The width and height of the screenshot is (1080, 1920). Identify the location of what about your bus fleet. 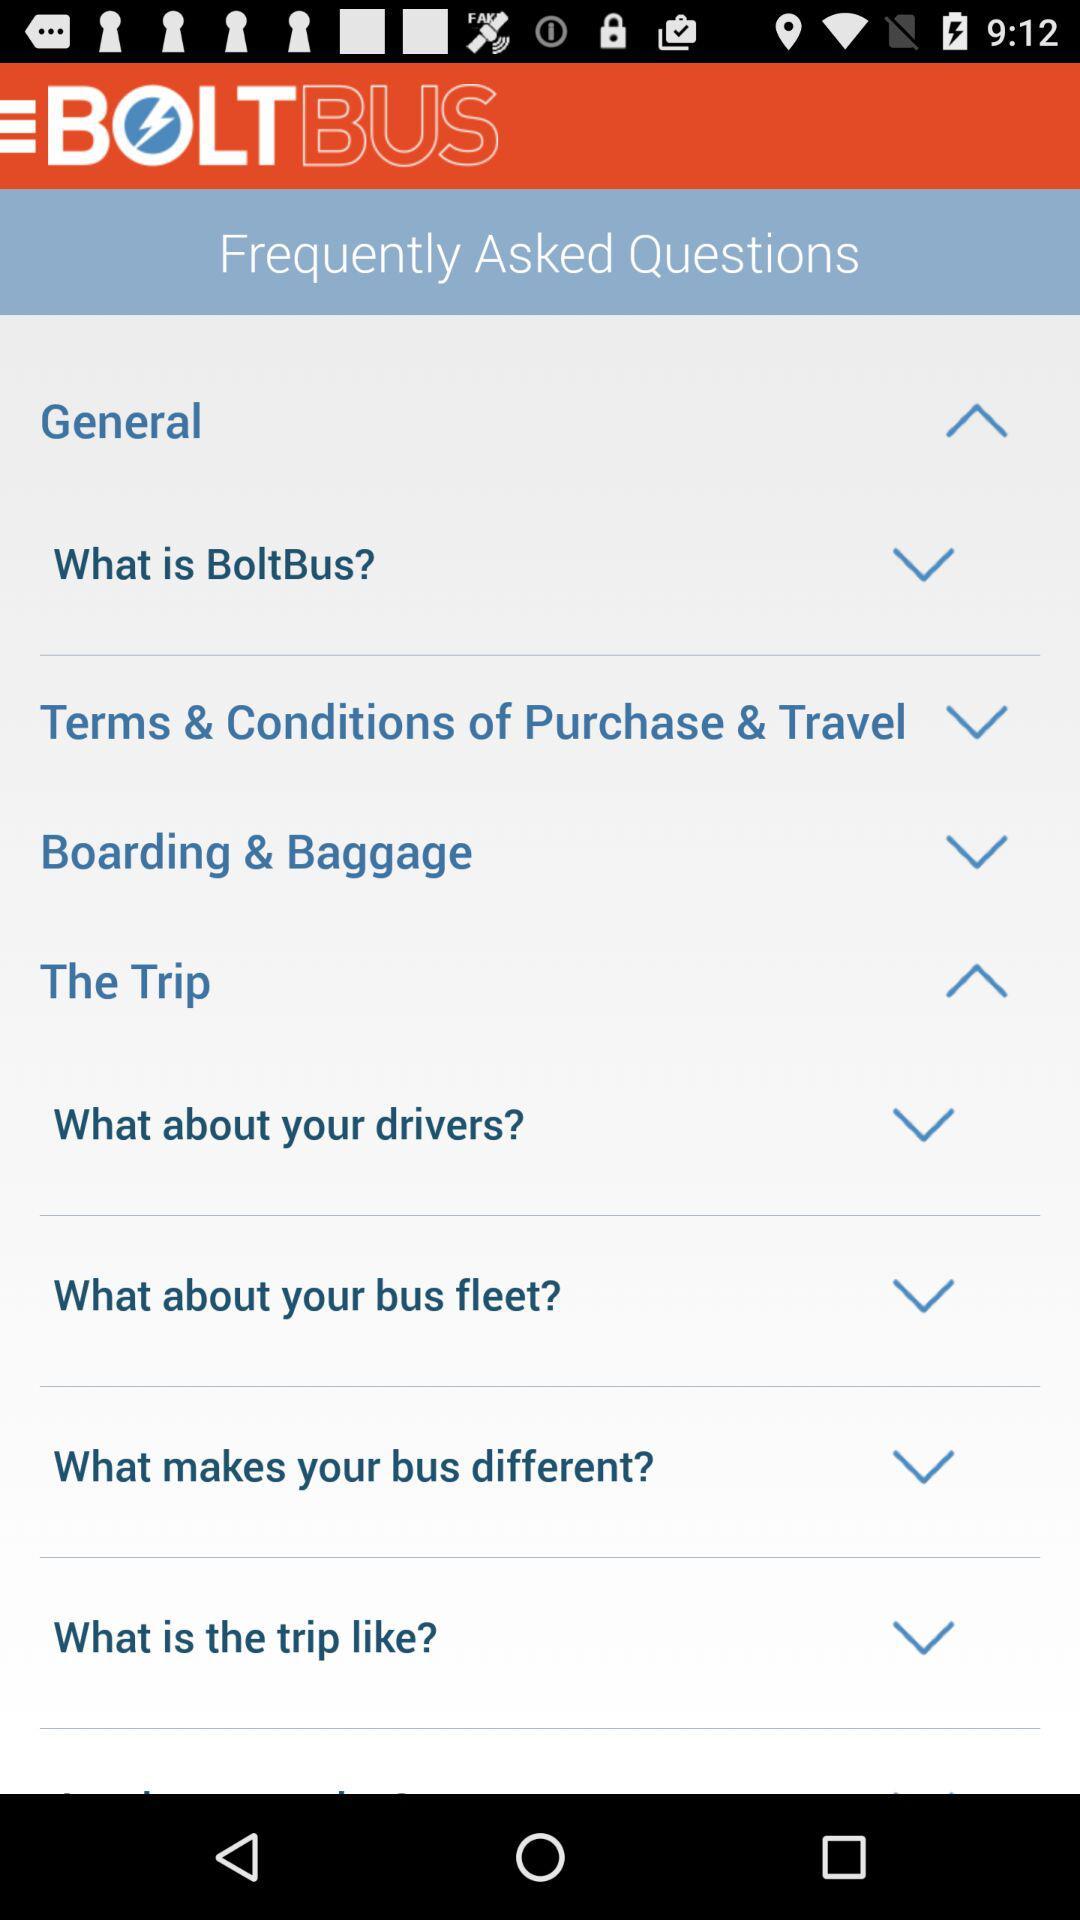
(540, 1294).